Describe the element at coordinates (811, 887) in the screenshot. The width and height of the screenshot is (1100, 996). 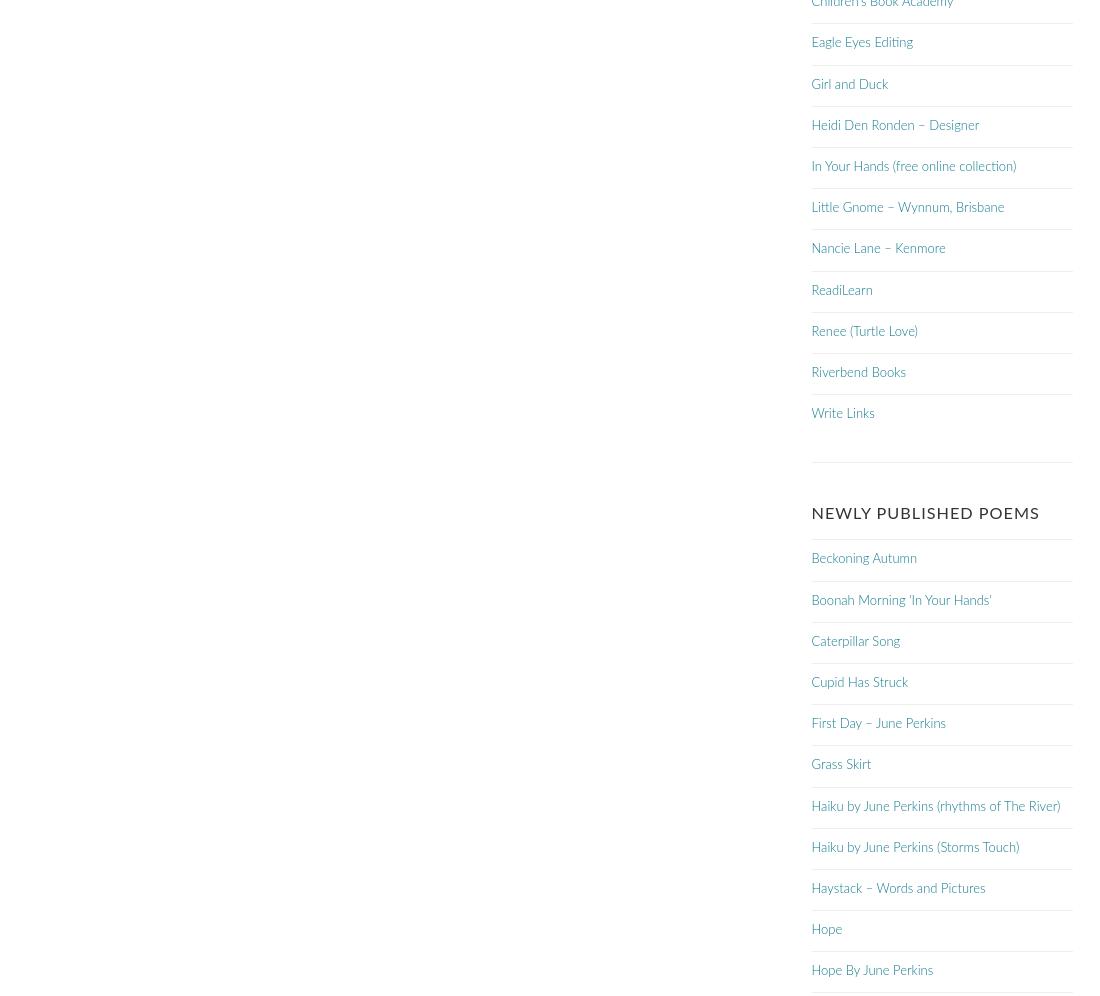
I see `'Haystack – Words and Pictures'` at that location.